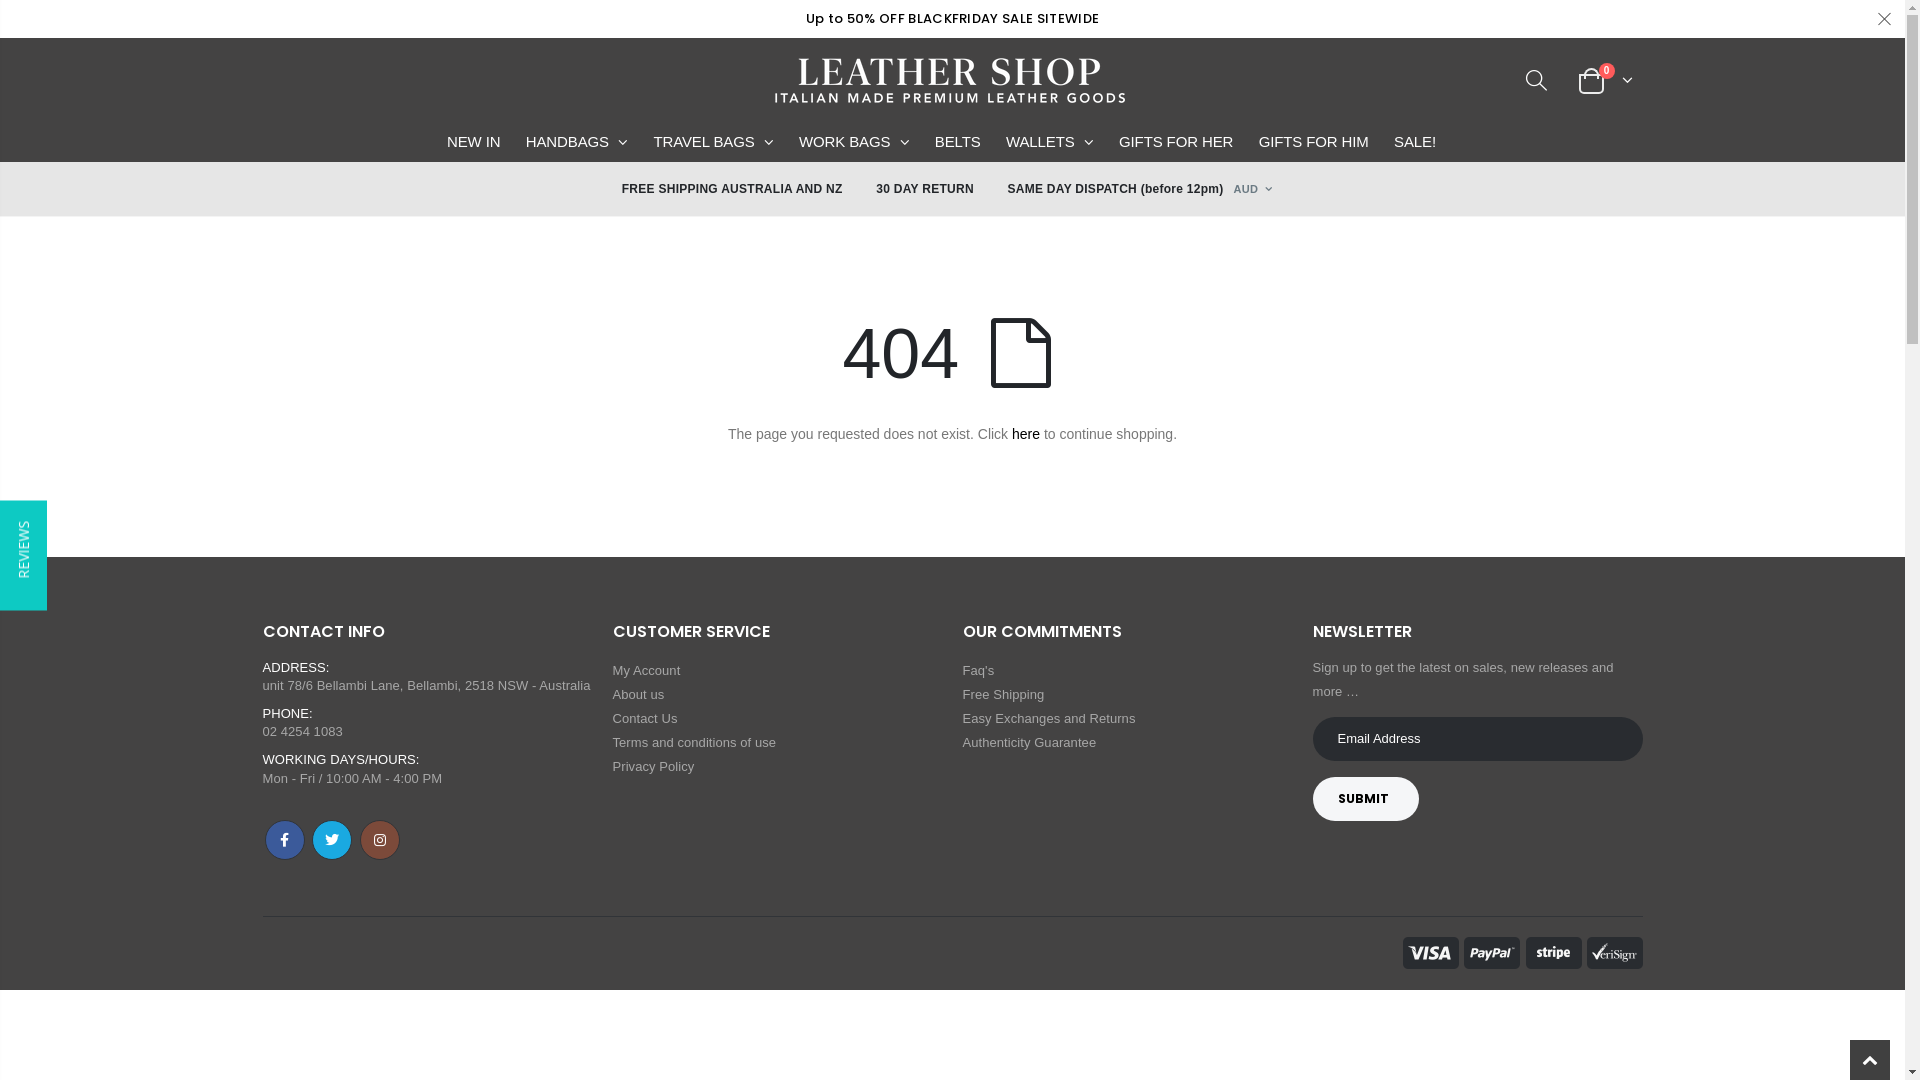  I want to click on '0', so click(1574, 80).